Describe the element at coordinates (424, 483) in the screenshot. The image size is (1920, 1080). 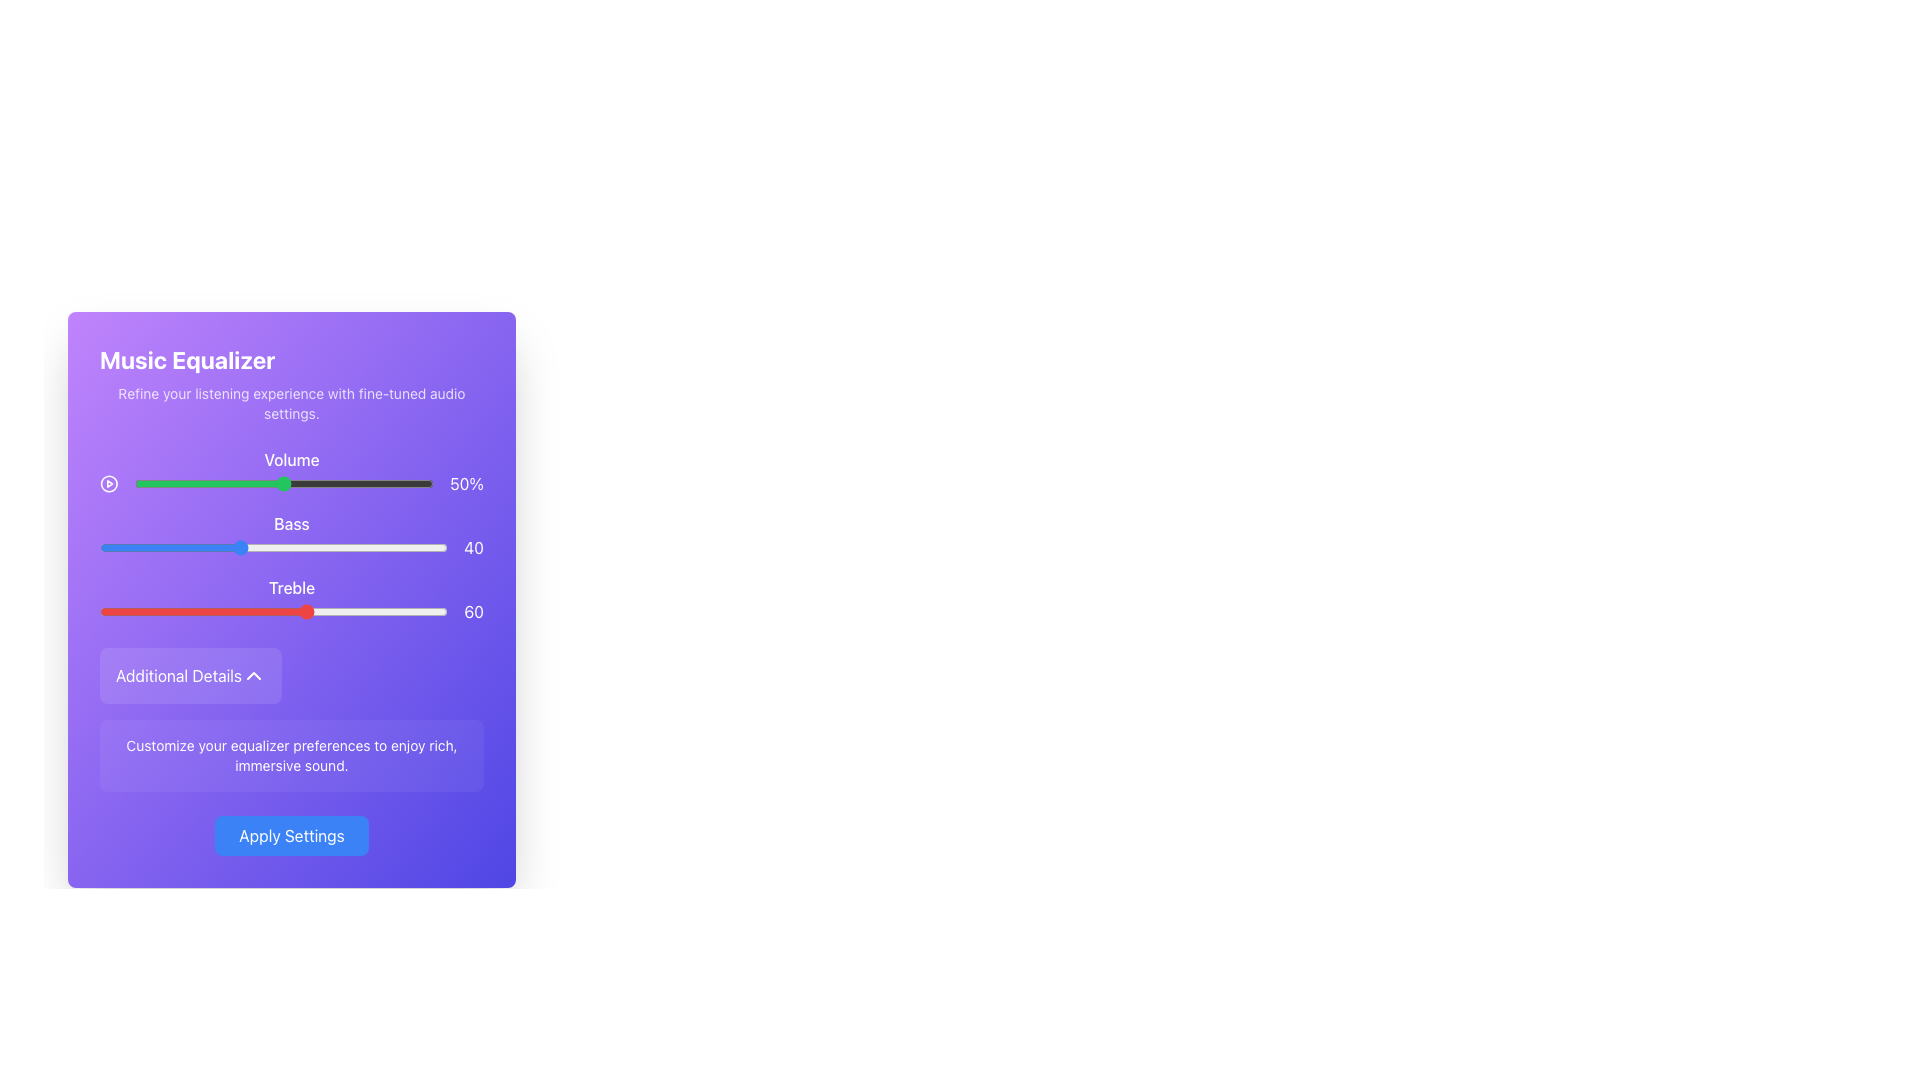
I see `the slider` at that location.